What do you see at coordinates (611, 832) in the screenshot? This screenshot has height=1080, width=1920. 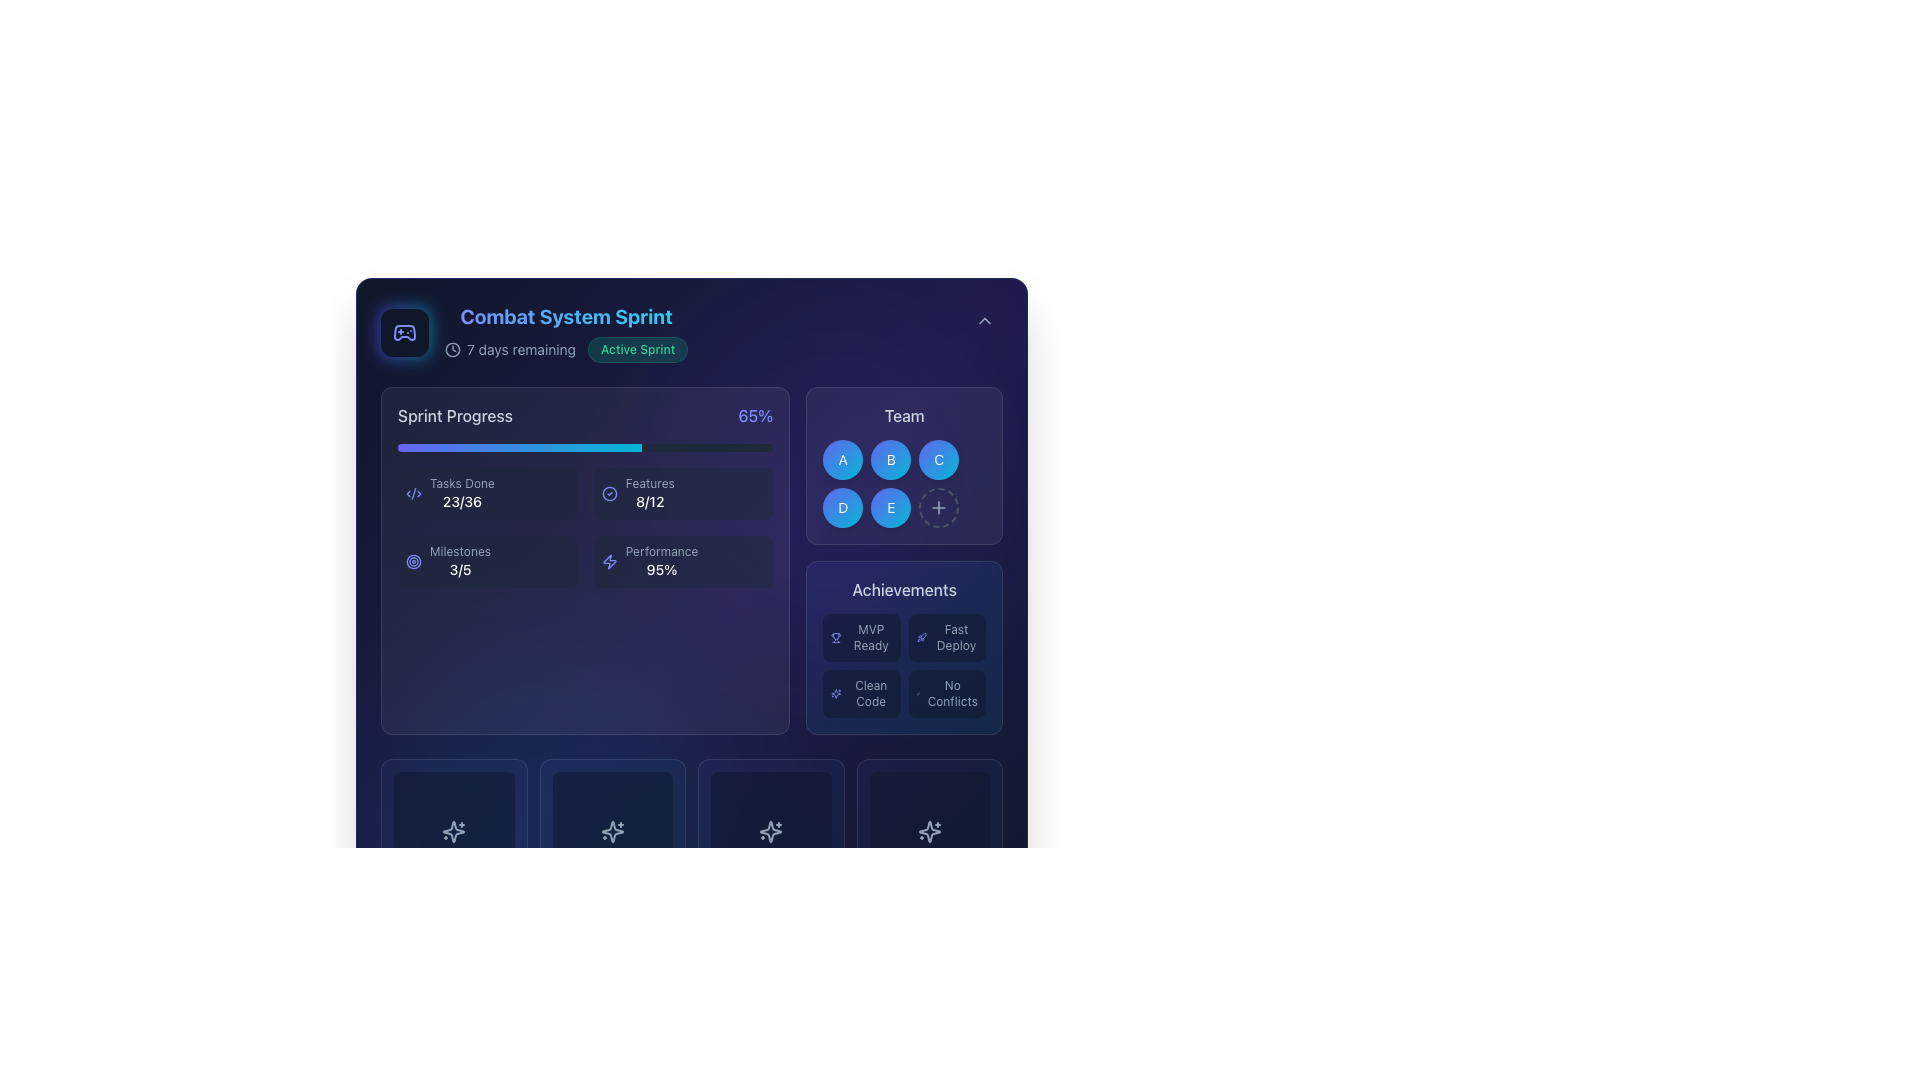 I see `the second icon from the left in the lower section of the interface, which likely triggers a sparkle-related theme or action` at bounding box center [611, 832].